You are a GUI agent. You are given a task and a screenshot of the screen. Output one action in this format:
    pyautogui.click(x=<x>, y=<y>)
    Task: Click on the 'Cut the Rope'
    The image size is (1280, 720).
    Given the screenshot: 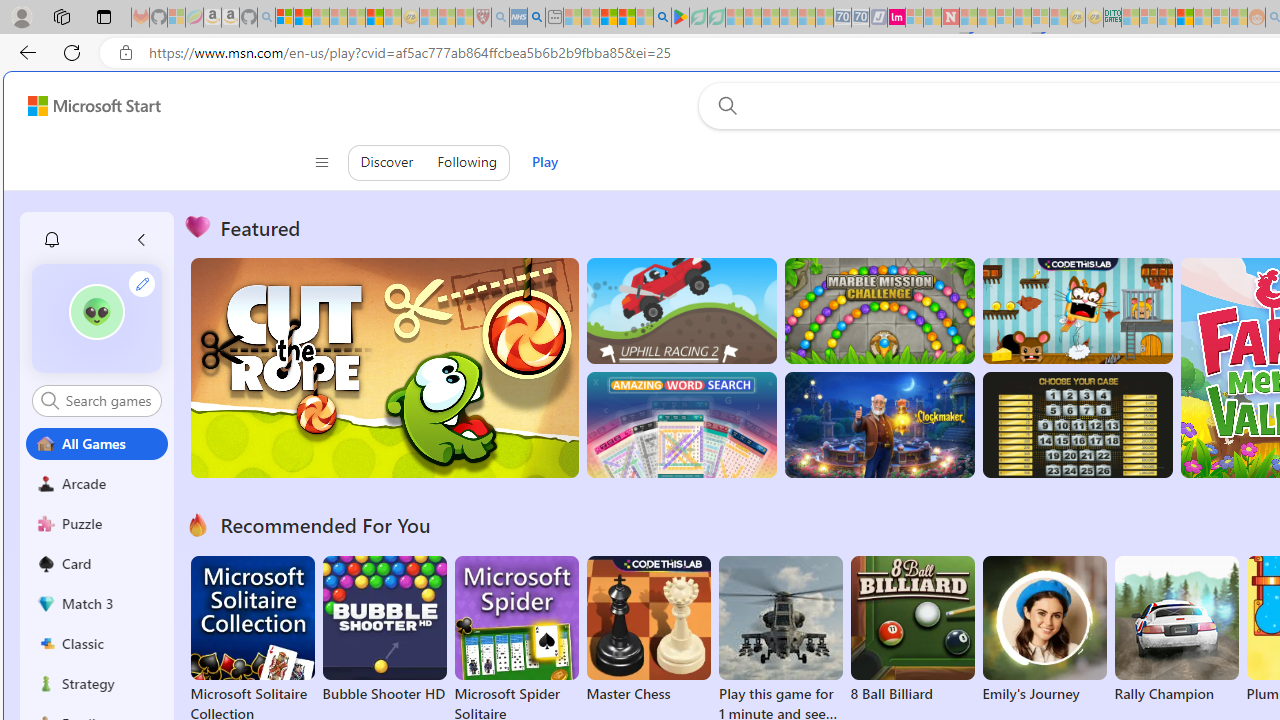 What is the action you would take?
    pyautogui.click(x=384, y=367)
    